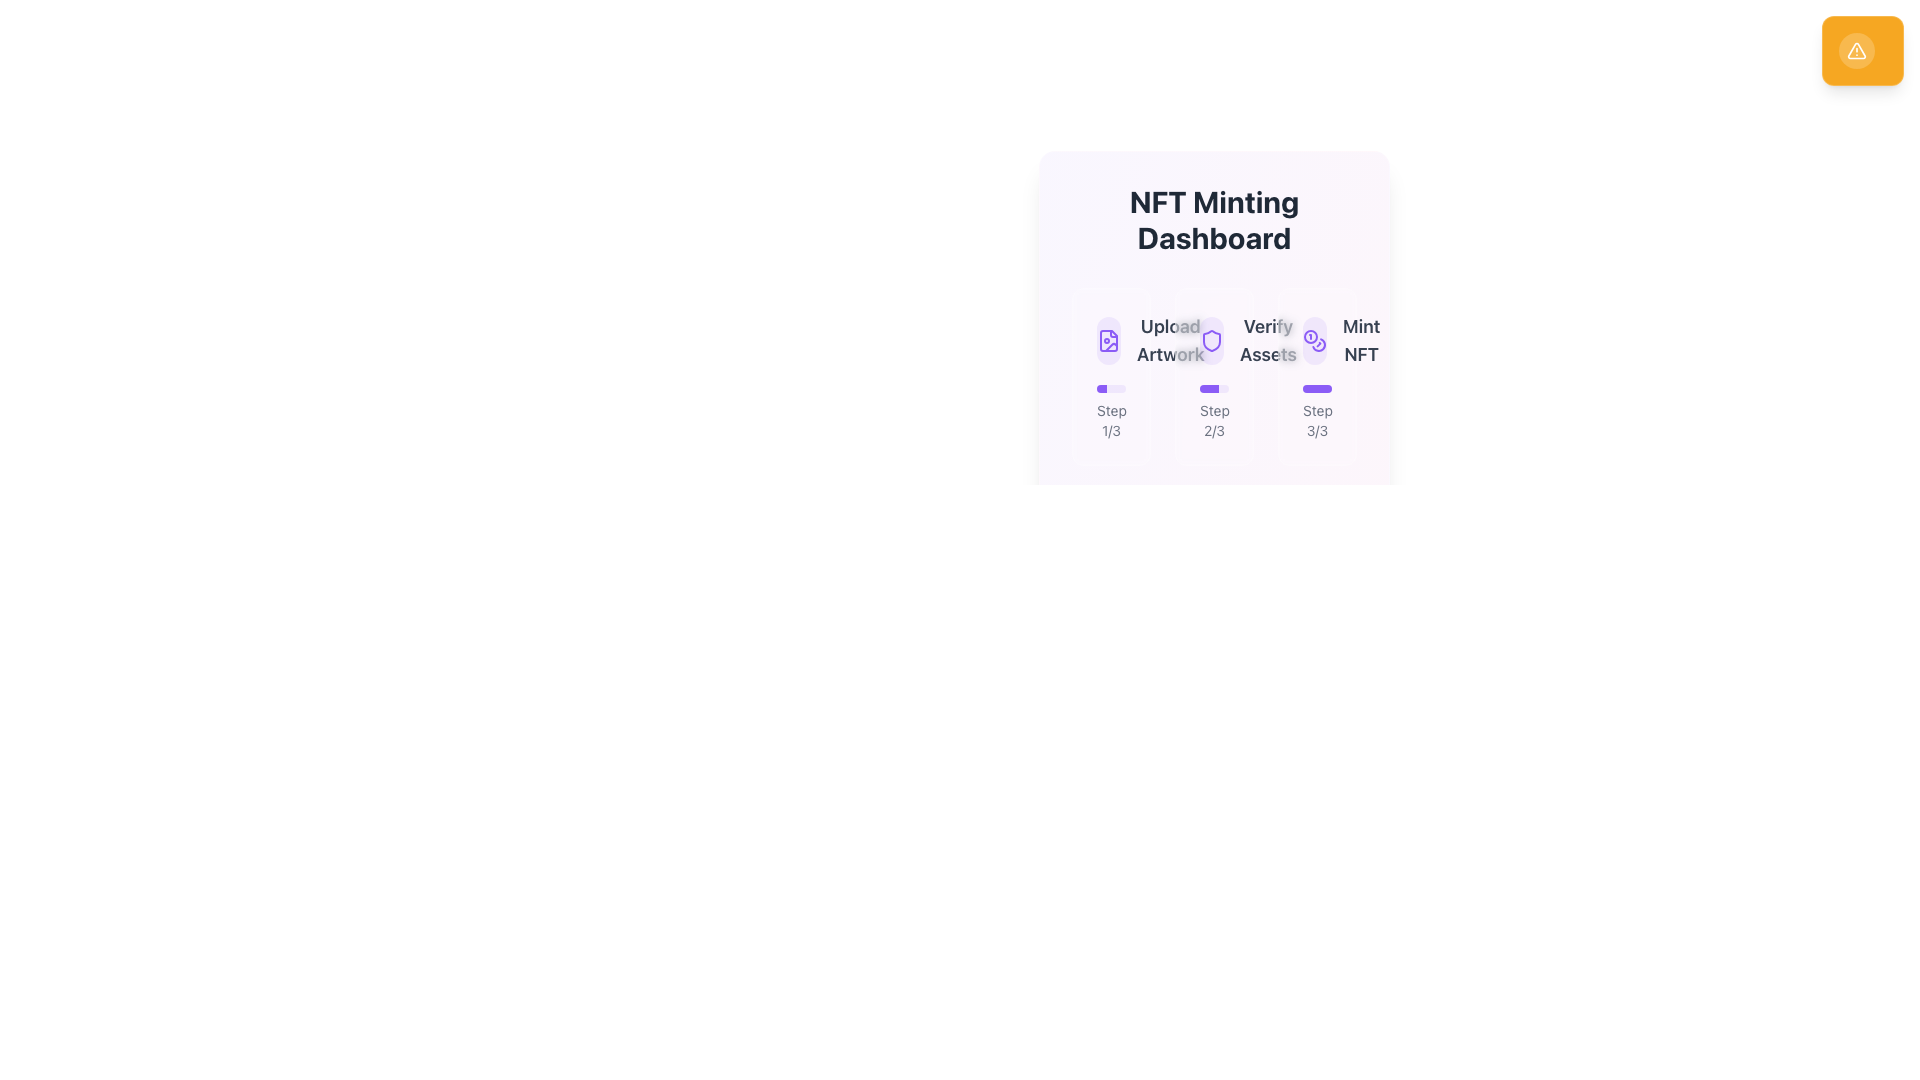 The image size is (1920, 1080). I want to click on the progress visually on the violet progress bar associated with 'Step 1/3', which is located above the text 'Step 1/3', so click(1110, 389).